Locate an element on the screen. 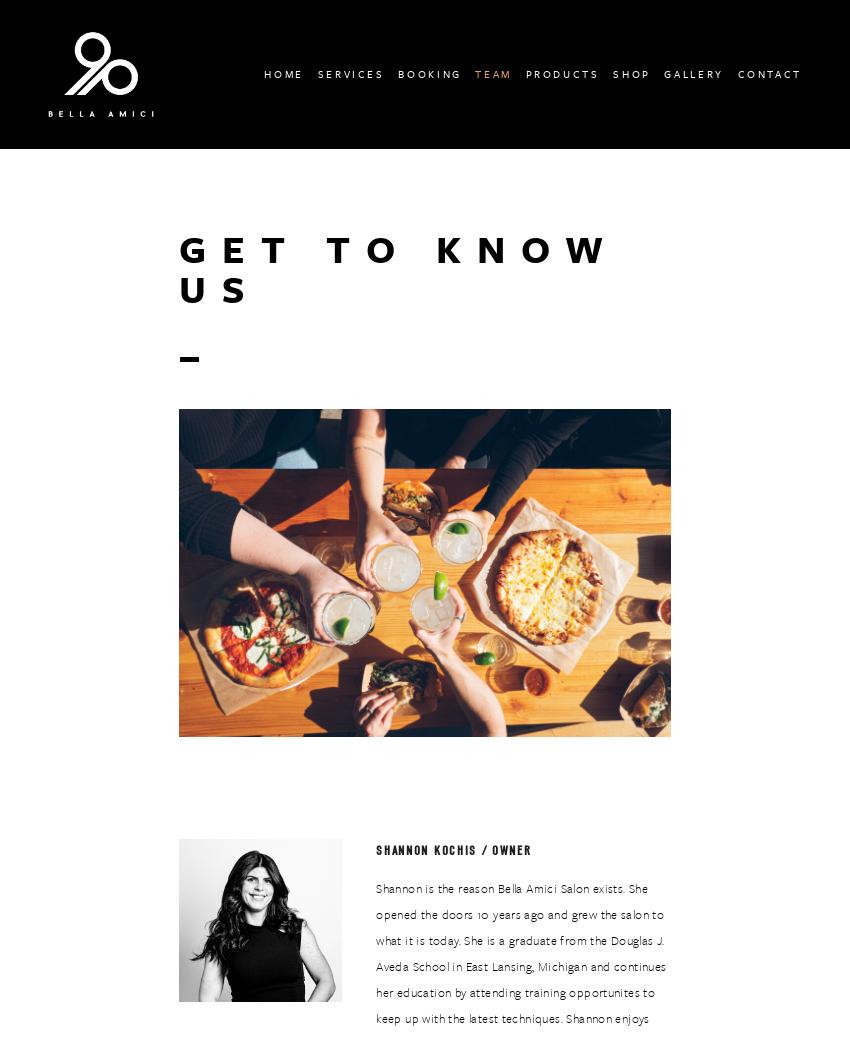 The image size is (850, 1040). 'Products' is located at coordinates (523, 72).